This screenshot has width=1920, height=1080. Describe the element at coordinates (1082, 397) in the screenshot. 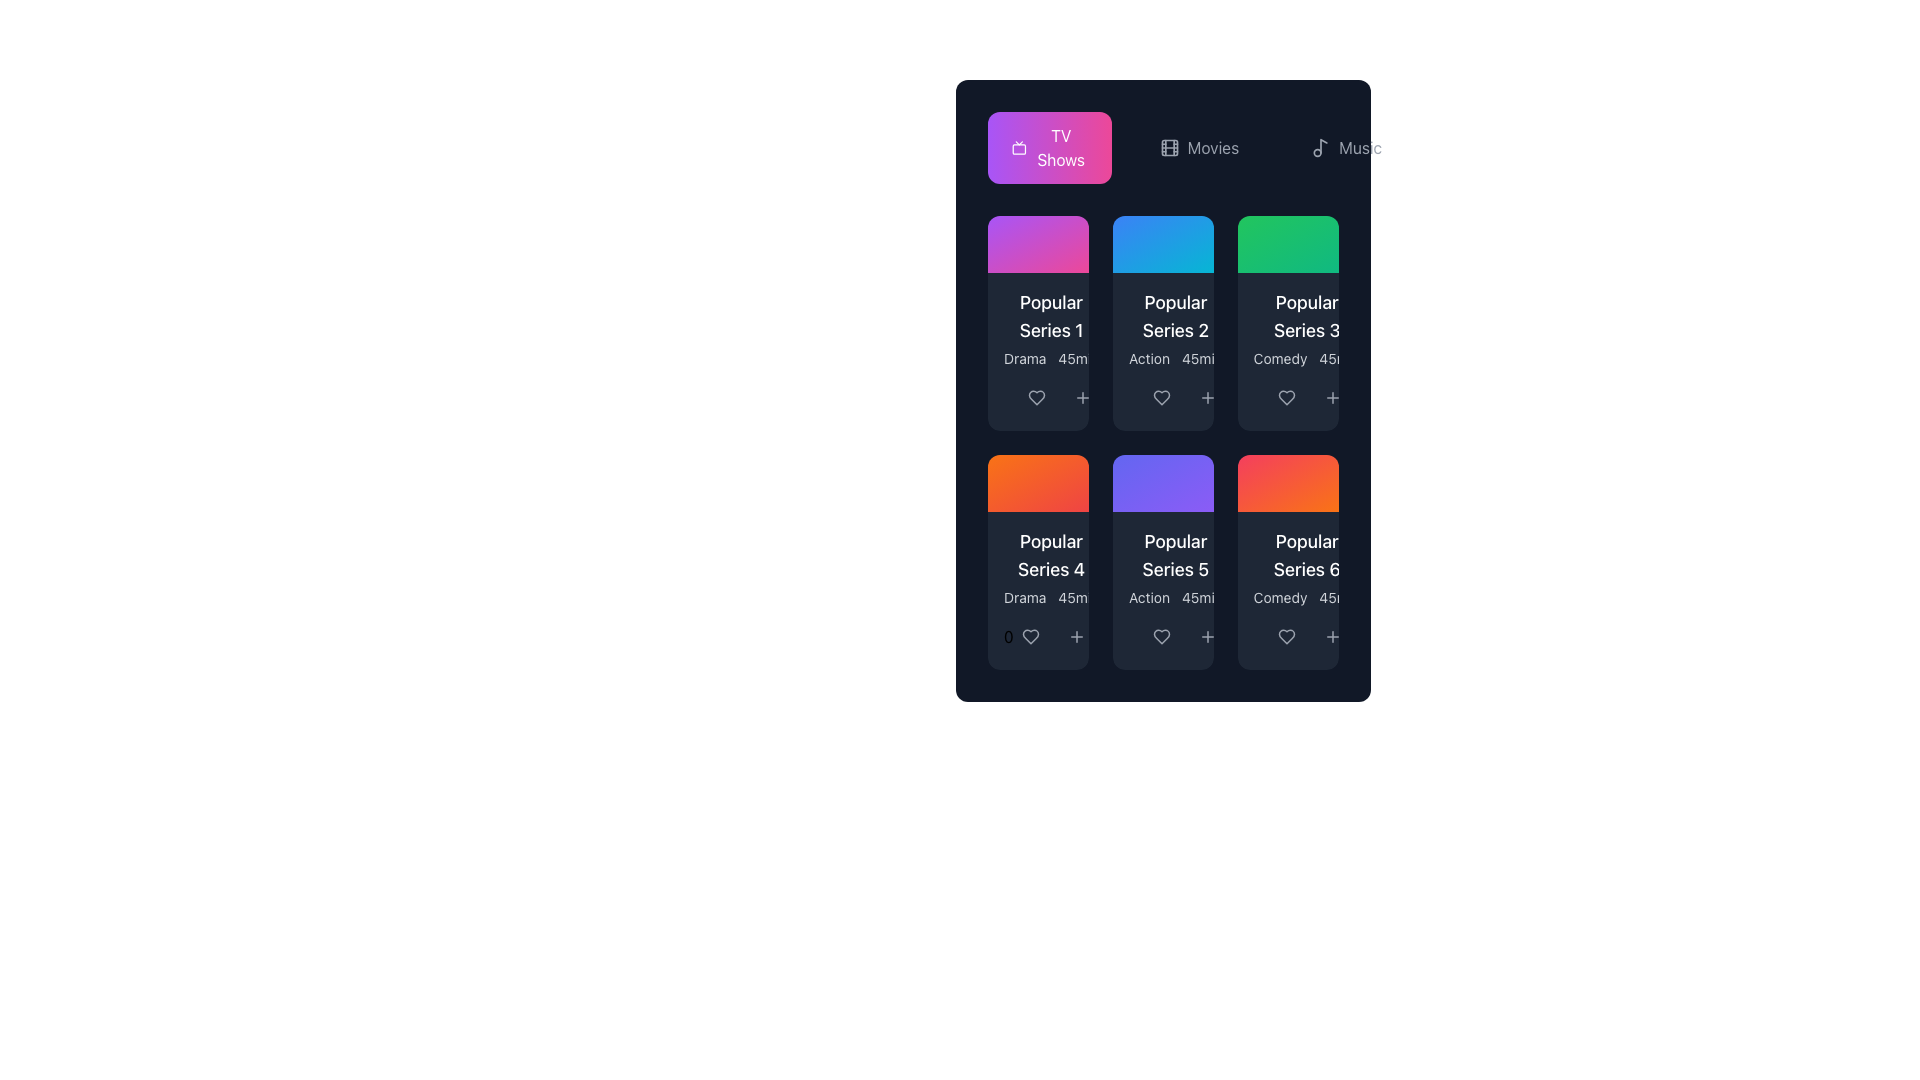

I see `the button with a plus icon, located next to the heart icon in the 'Popular Series 2' card, for keyboard navigation` at that location.